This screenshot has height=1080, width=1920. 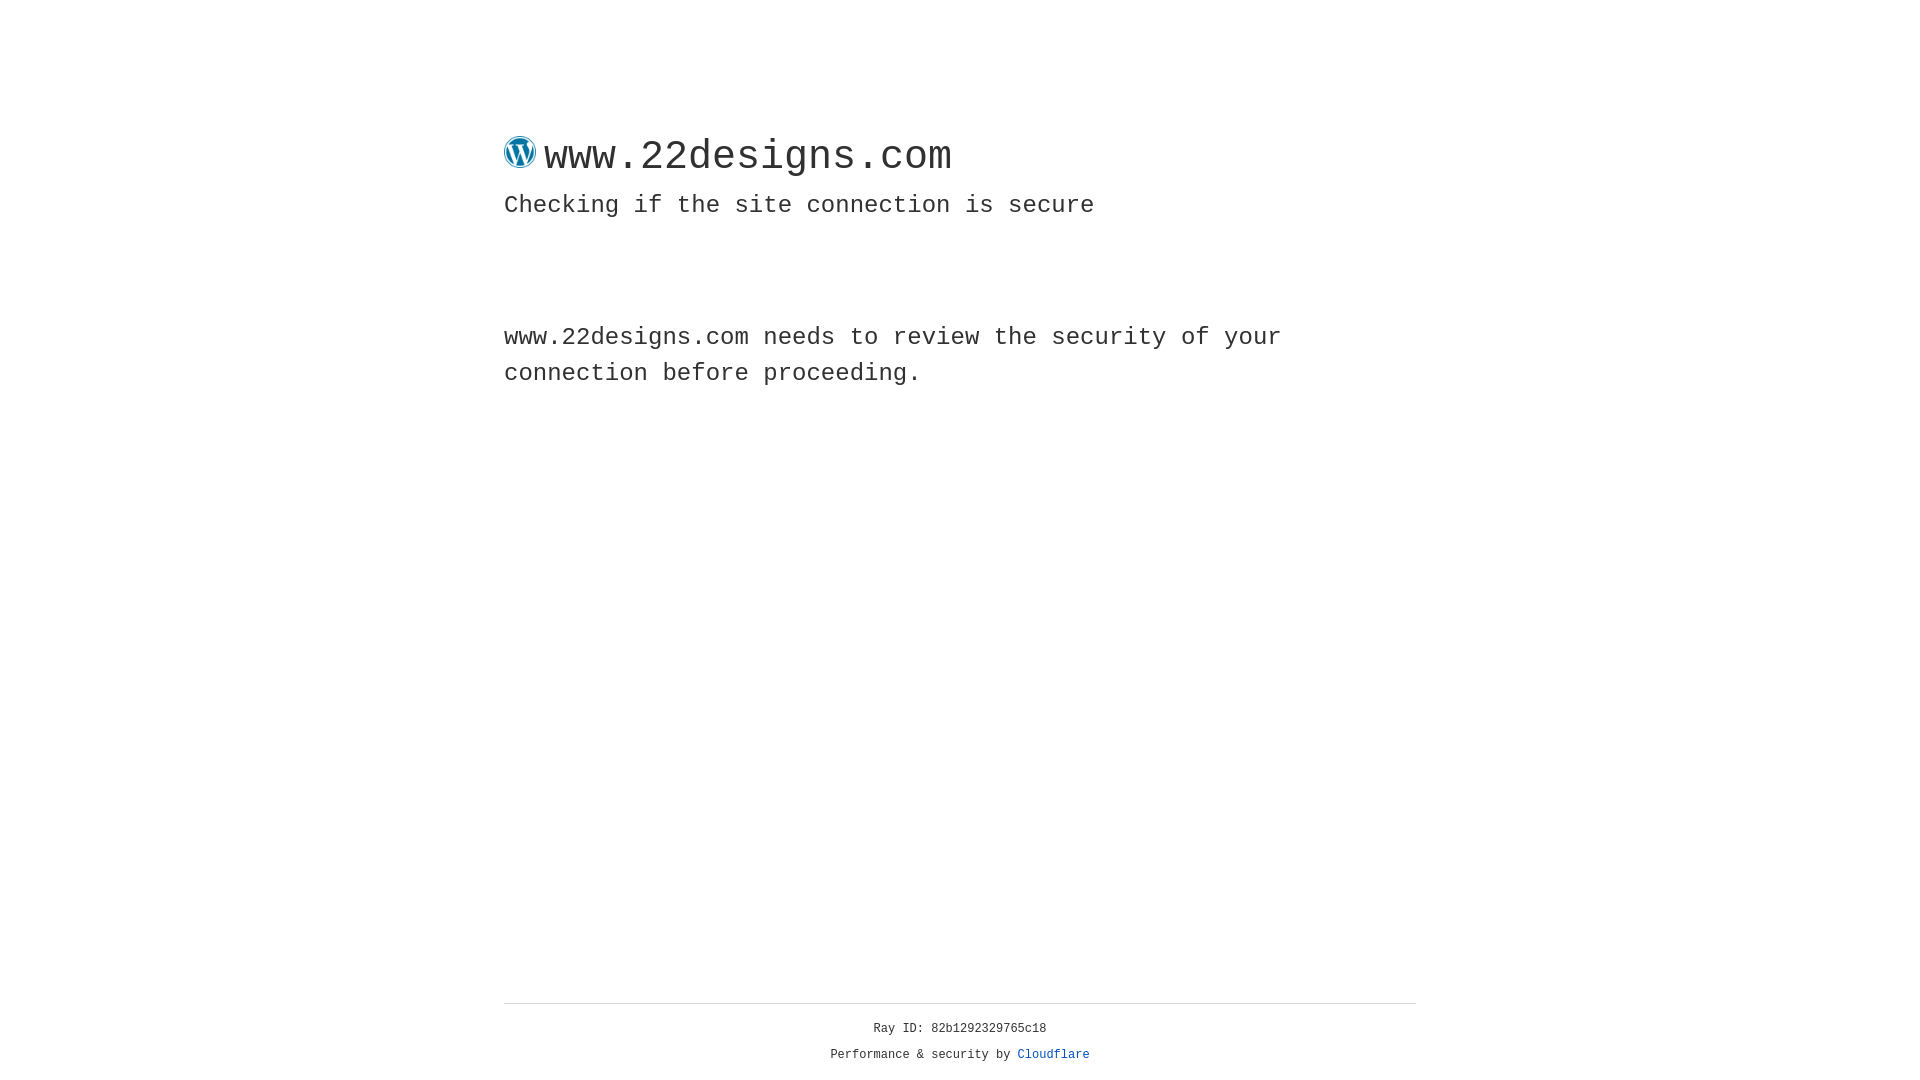 What do you see at coordinates (1017, 1054) in the screenshot?
I see `'Cloudflare'` at bounding box center [1017, 1054].